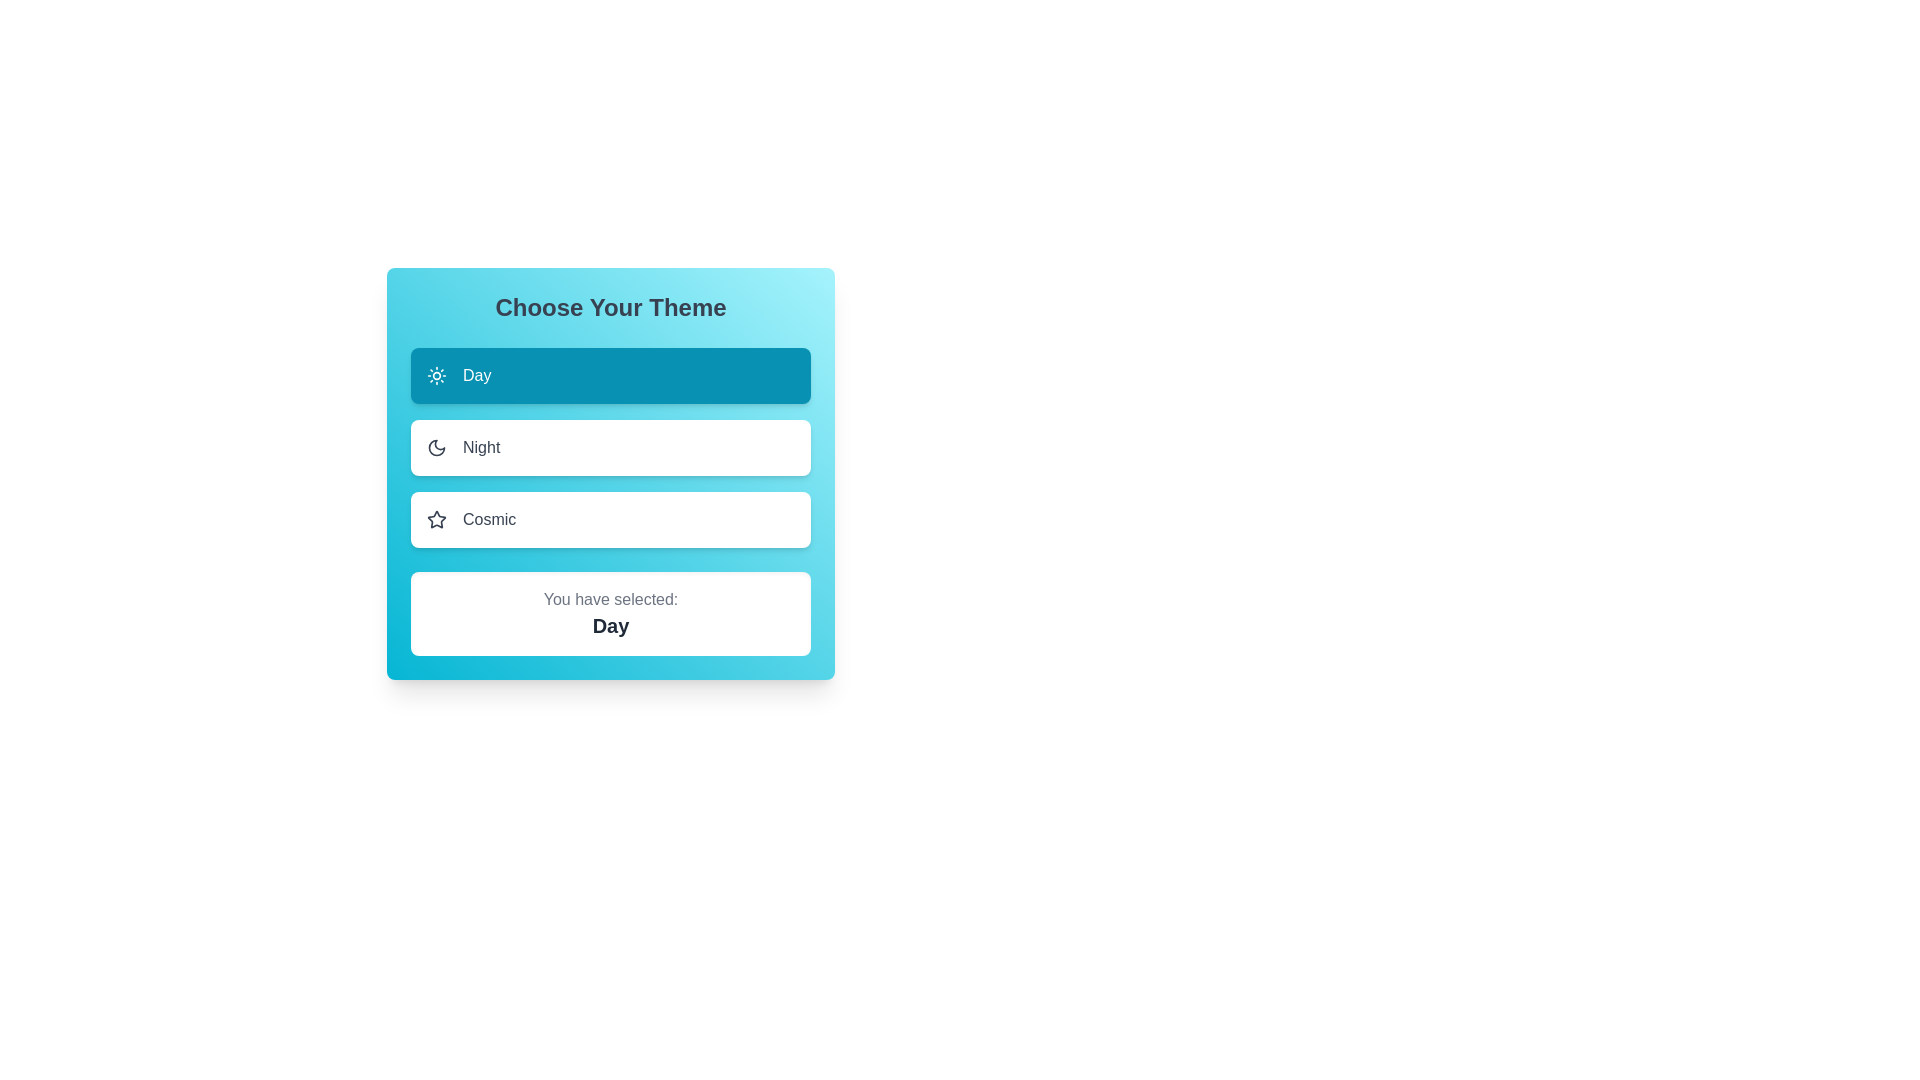 This screenshot has width=1920, height=1080. I want to click on text label displaying 'Cosmic' which is styled with medium font weight, located in a thematic selection interface, aligned to the right of a star icon, so click(489, 519).